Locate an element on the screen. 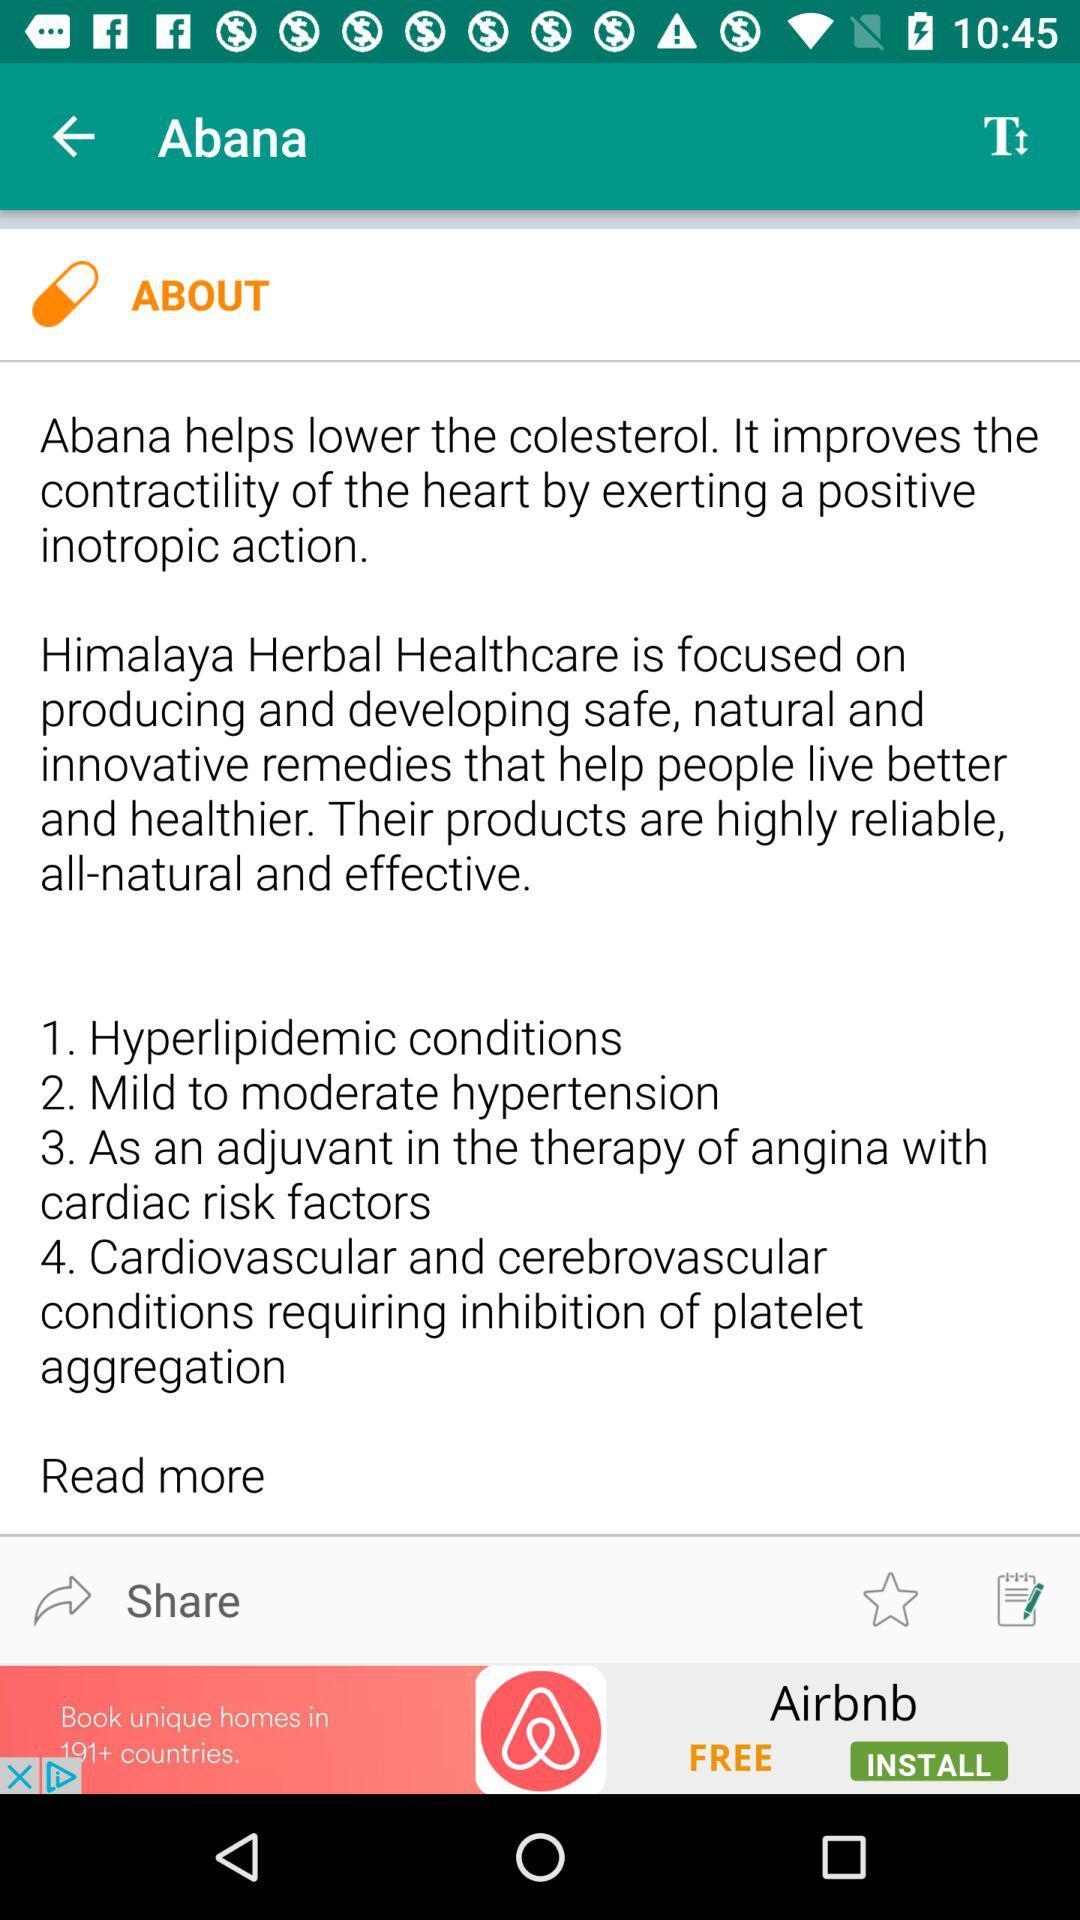  advertisement area is located at coordinates (540, 1727).